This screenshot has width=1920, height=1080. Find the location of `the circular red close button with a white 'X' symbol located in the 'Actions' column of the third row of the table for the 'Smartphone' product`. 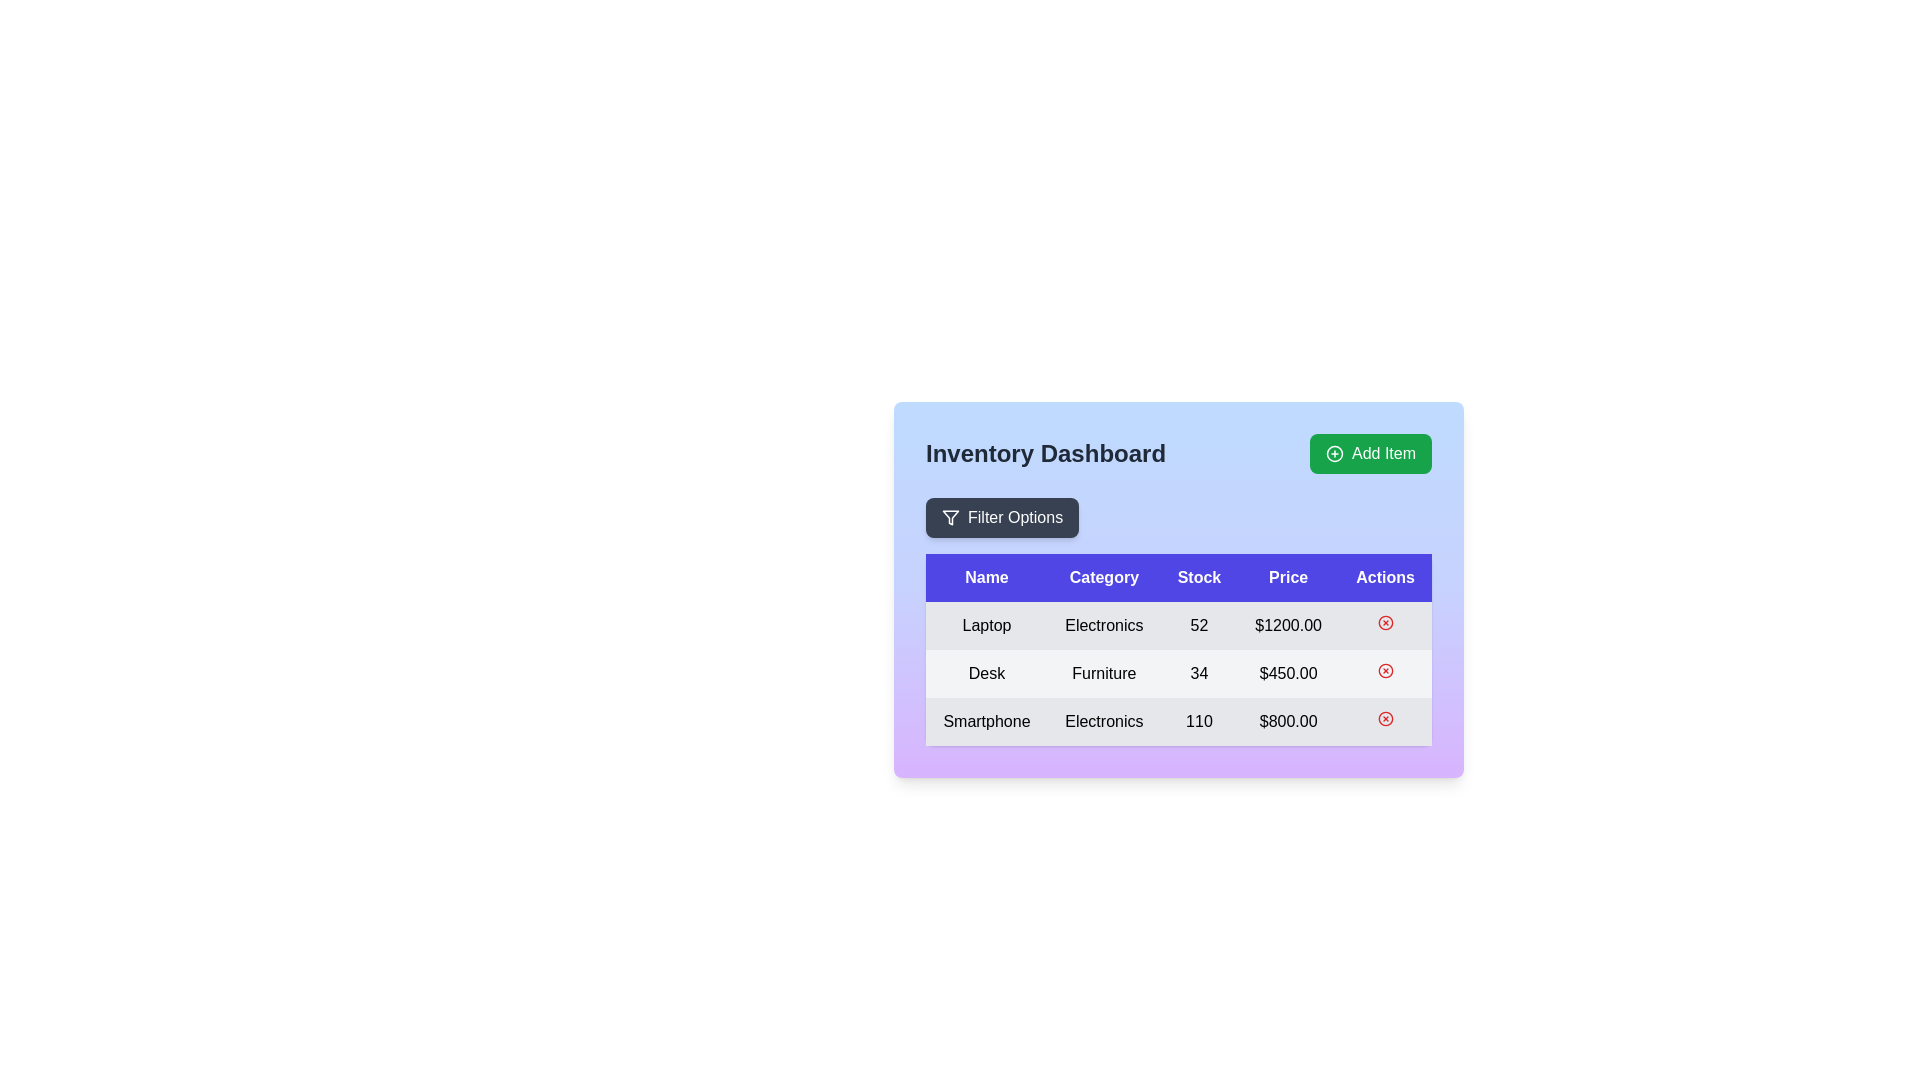

the circular red close button with a white 'X' symbol located in the 'Actions' column of the third row of the table for the 'Smartphone' product is located at coordinates (1384, 717).